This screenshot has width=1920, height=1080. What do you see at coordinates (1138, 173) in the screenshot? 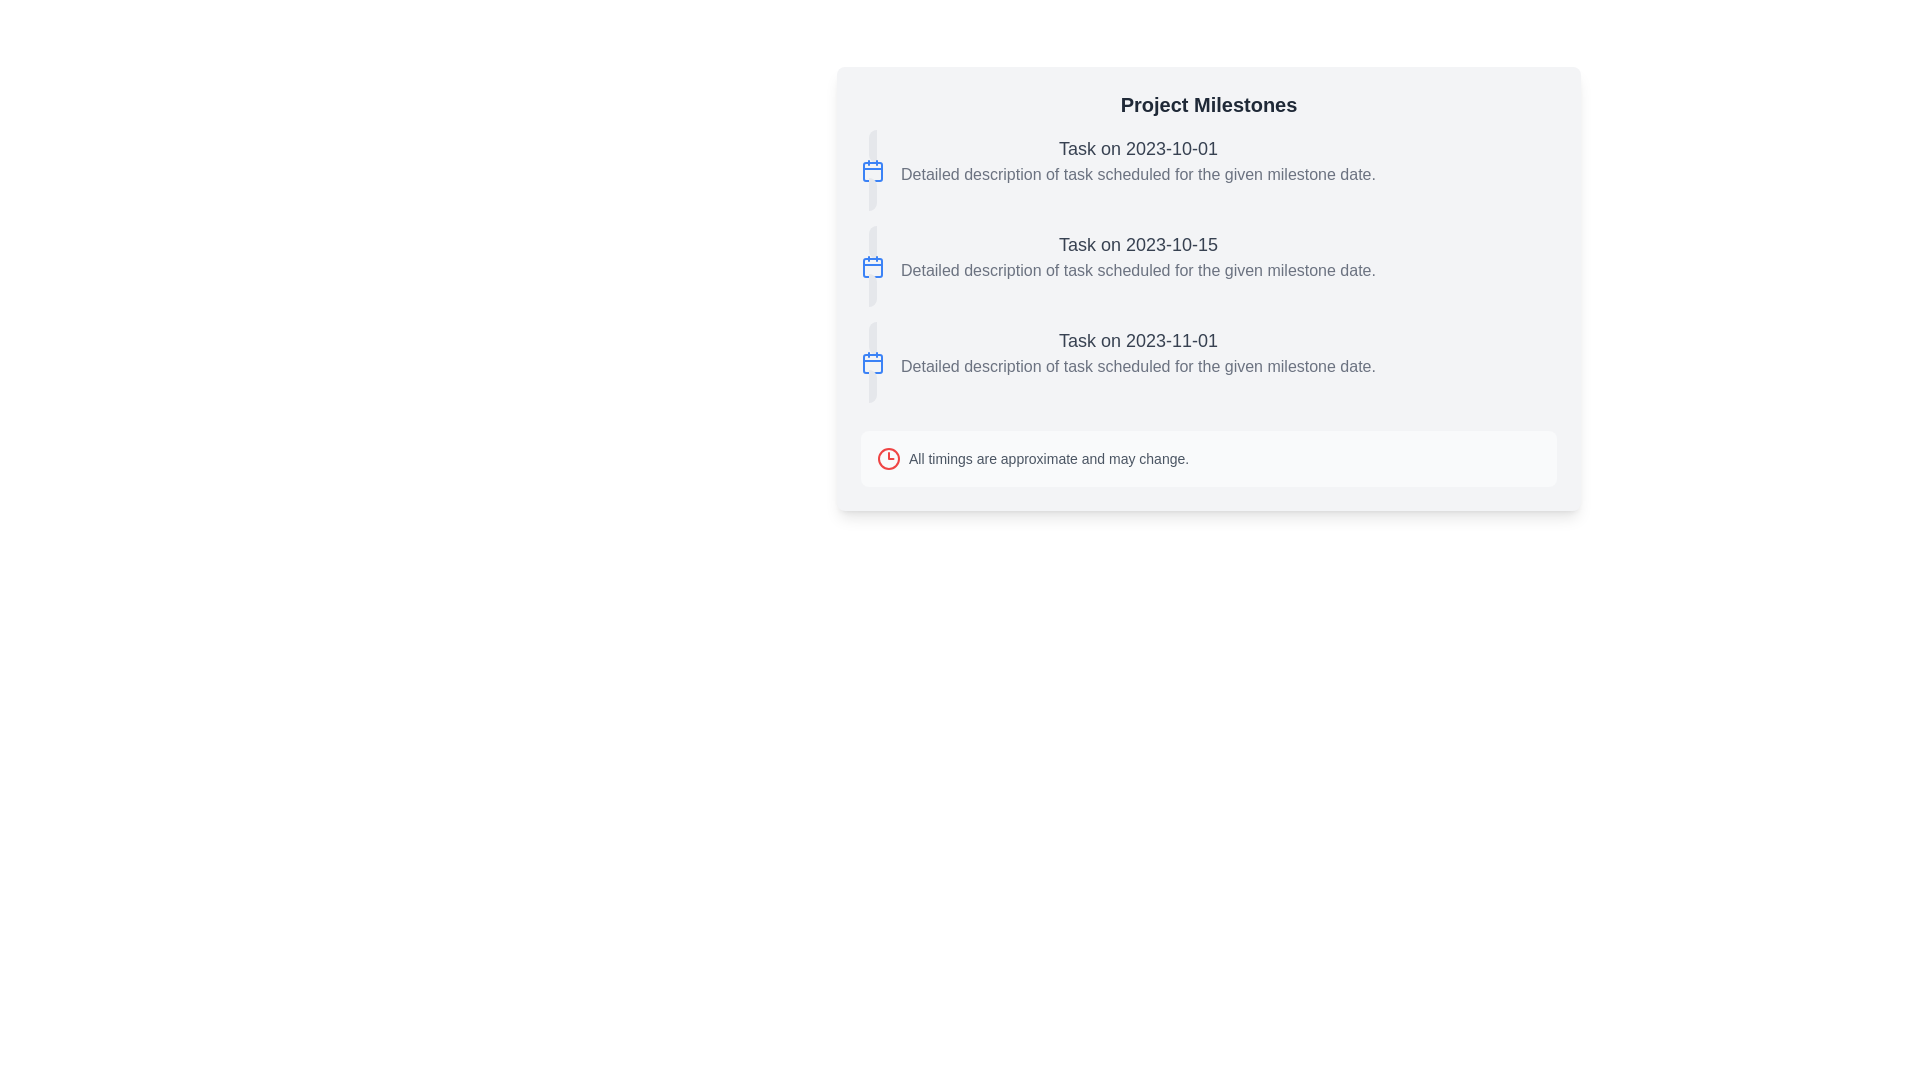
I see `the informational text element located directly beneath the bold title 'Task on 2023-10-01' in the first milestone item of the list` at bounding box center [1138, 173].